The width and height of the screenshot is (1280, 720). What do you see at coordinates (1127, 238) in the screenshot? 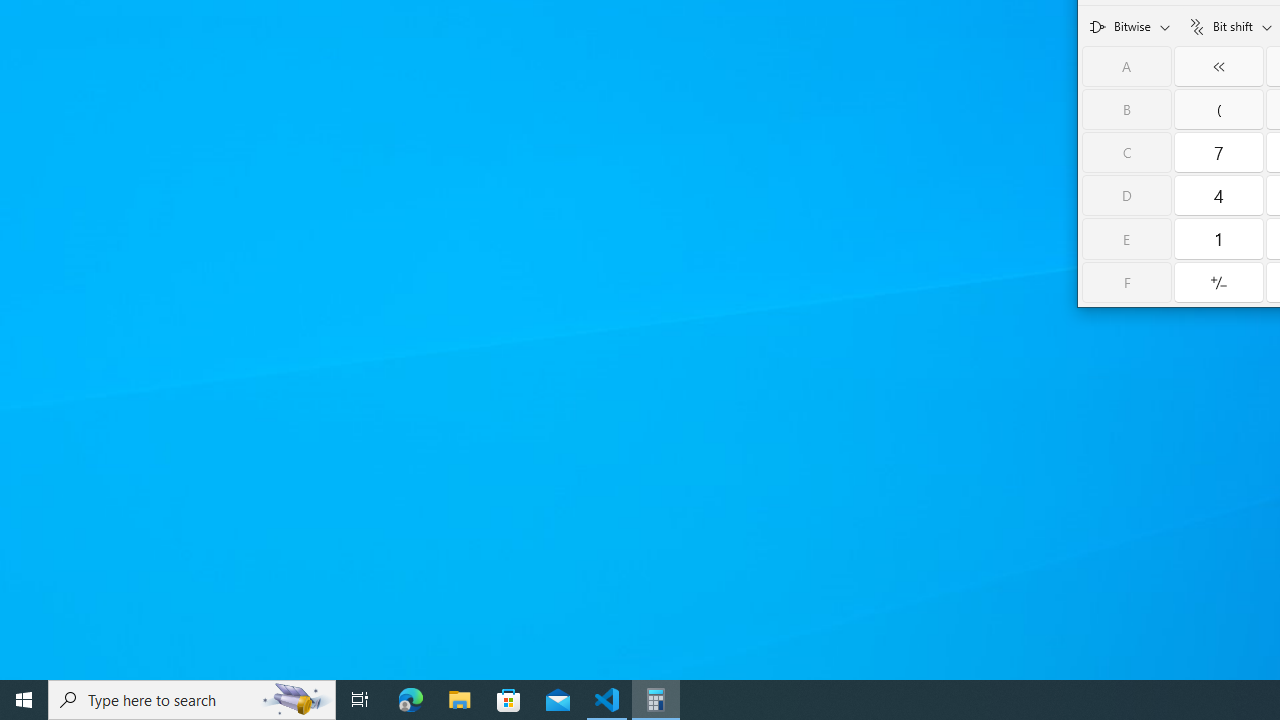
I see `'E'` at bounding box center [1127, 238].